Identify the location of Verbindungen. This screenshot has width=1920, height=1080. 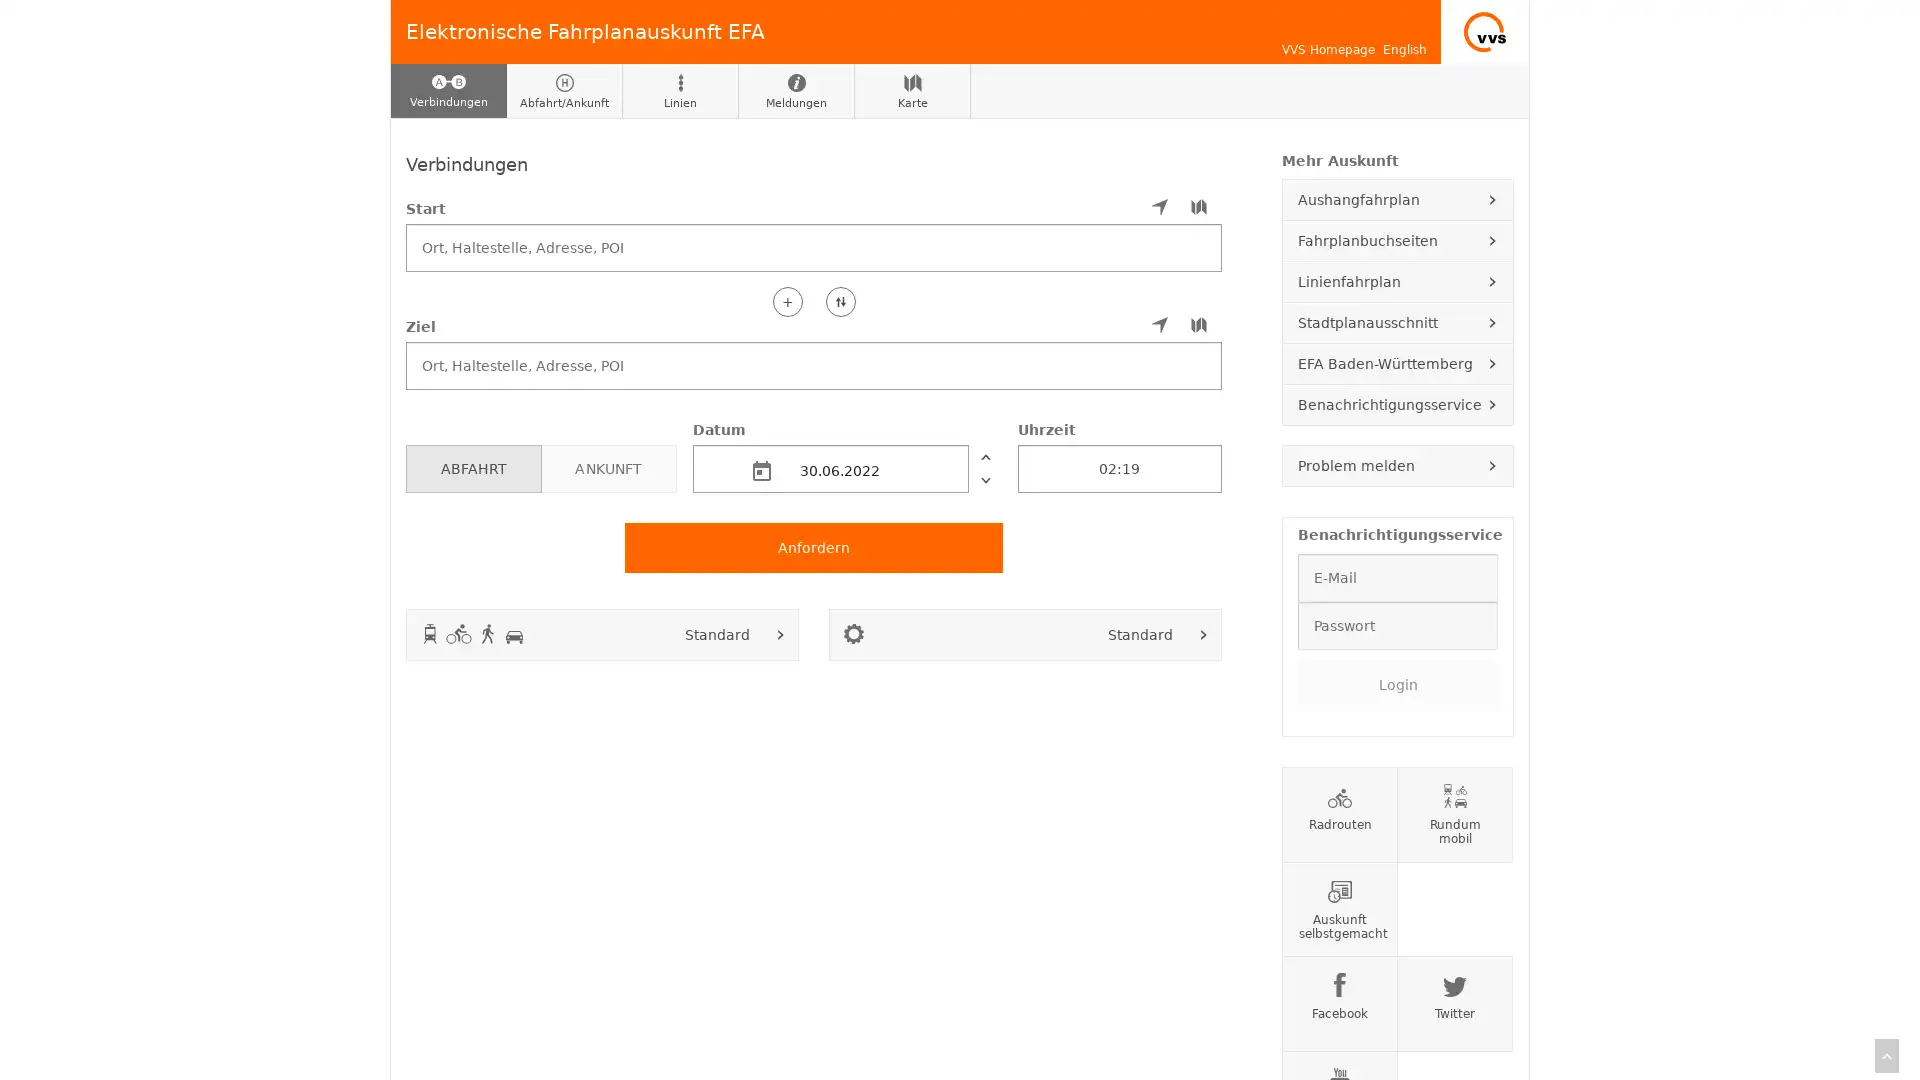
(448, 91).